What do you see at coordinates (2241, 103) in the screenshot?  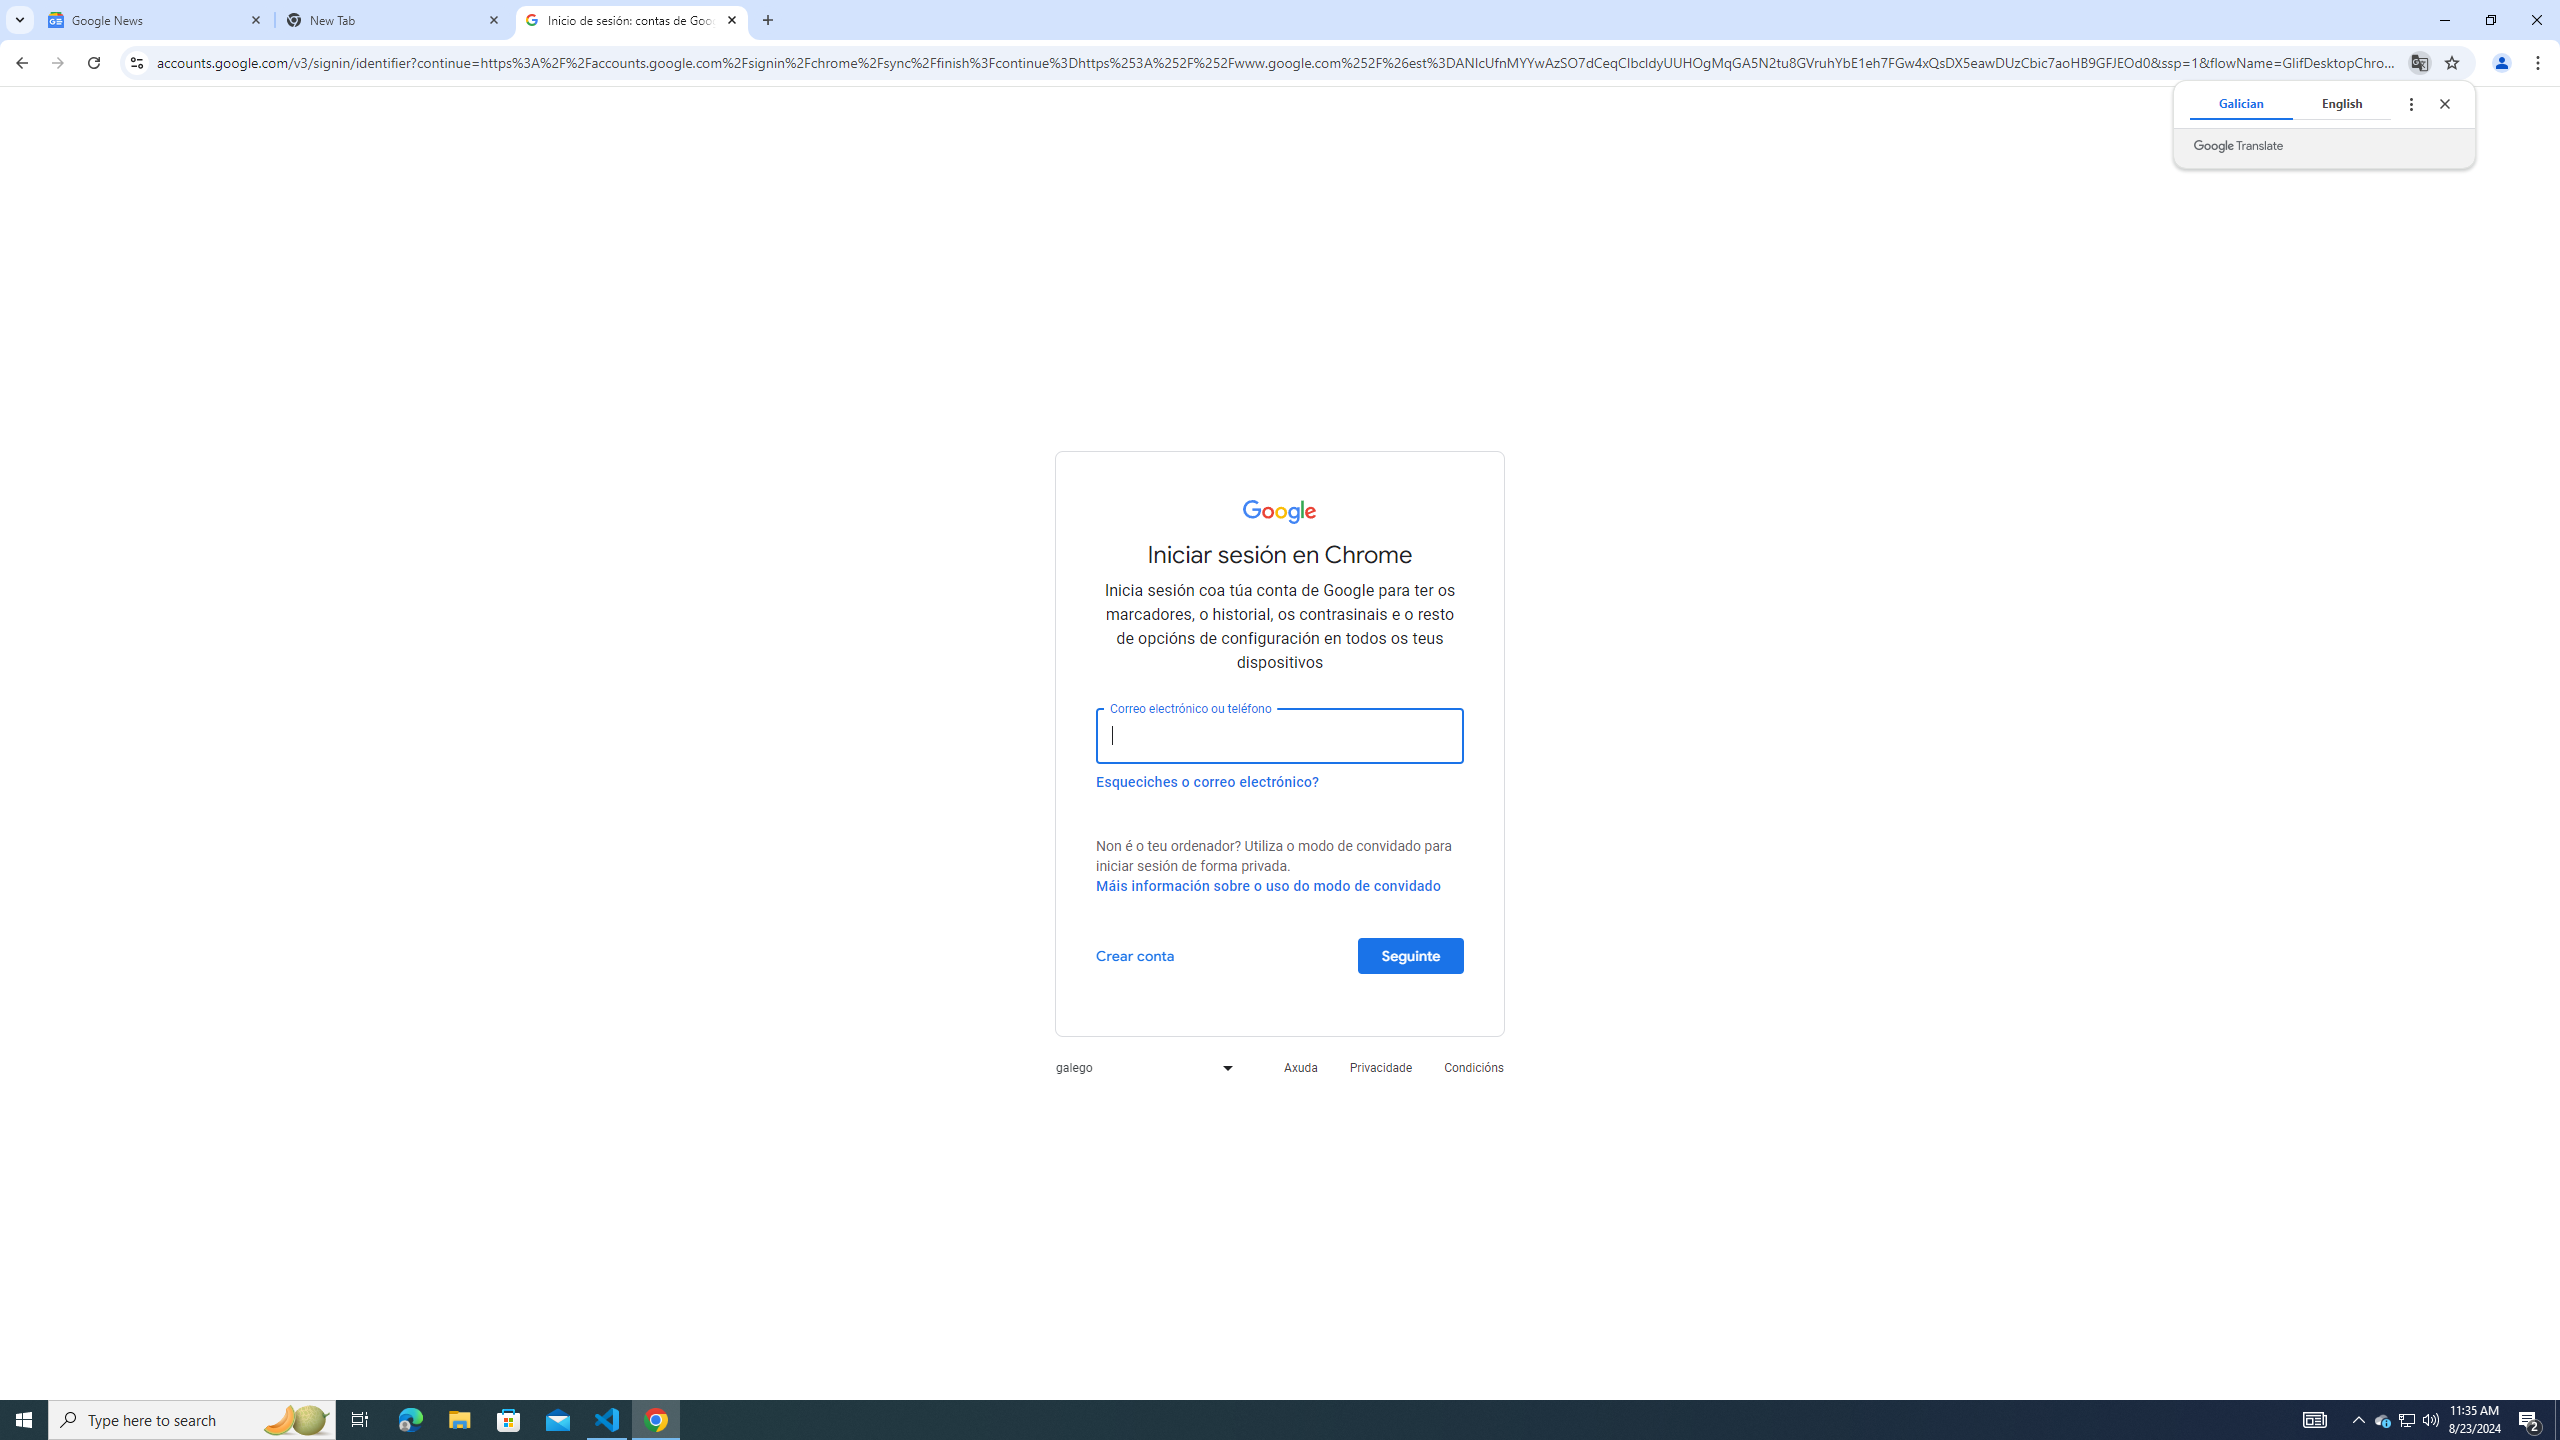 I see `'Galician'` at bounding box center [2241, 103].